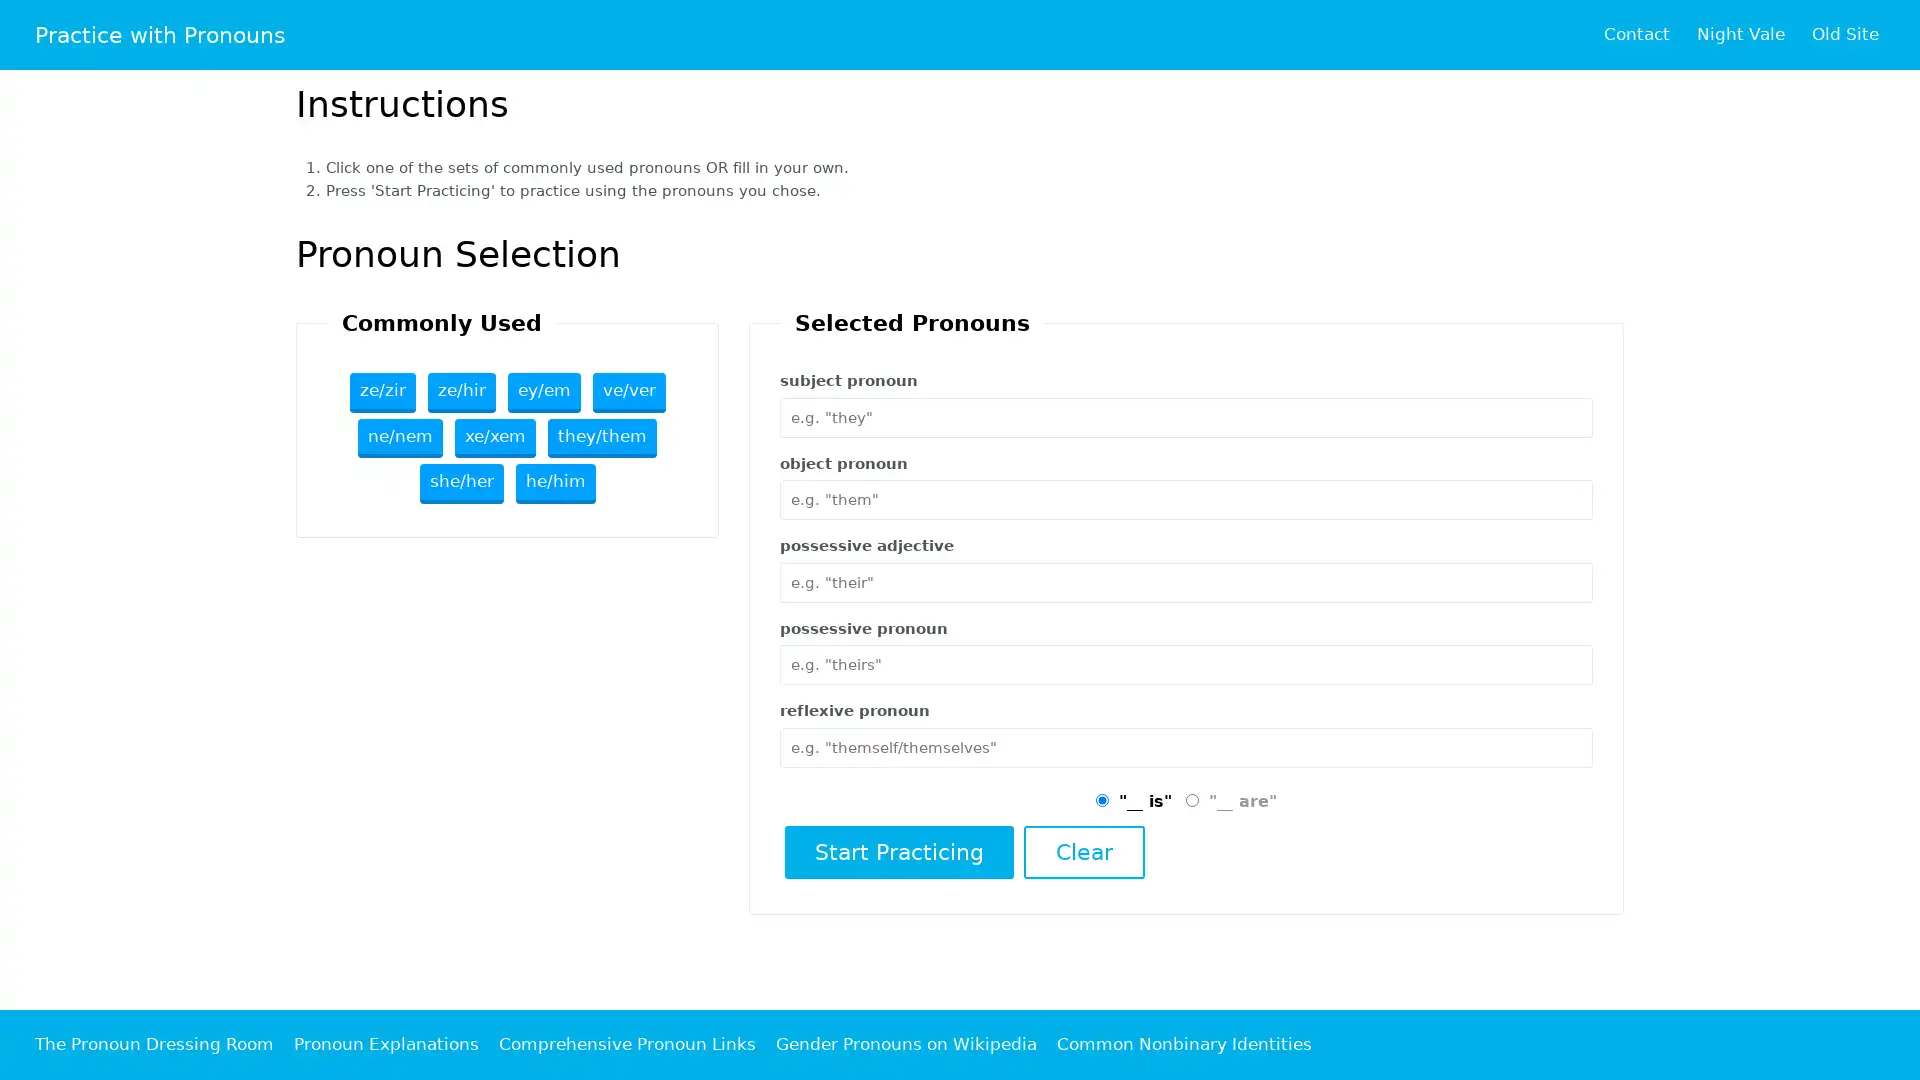 The image size is (1920, 1080). Describe the element at coordinates (1082, 851) in the screenshot. I see `Clear` at that location.